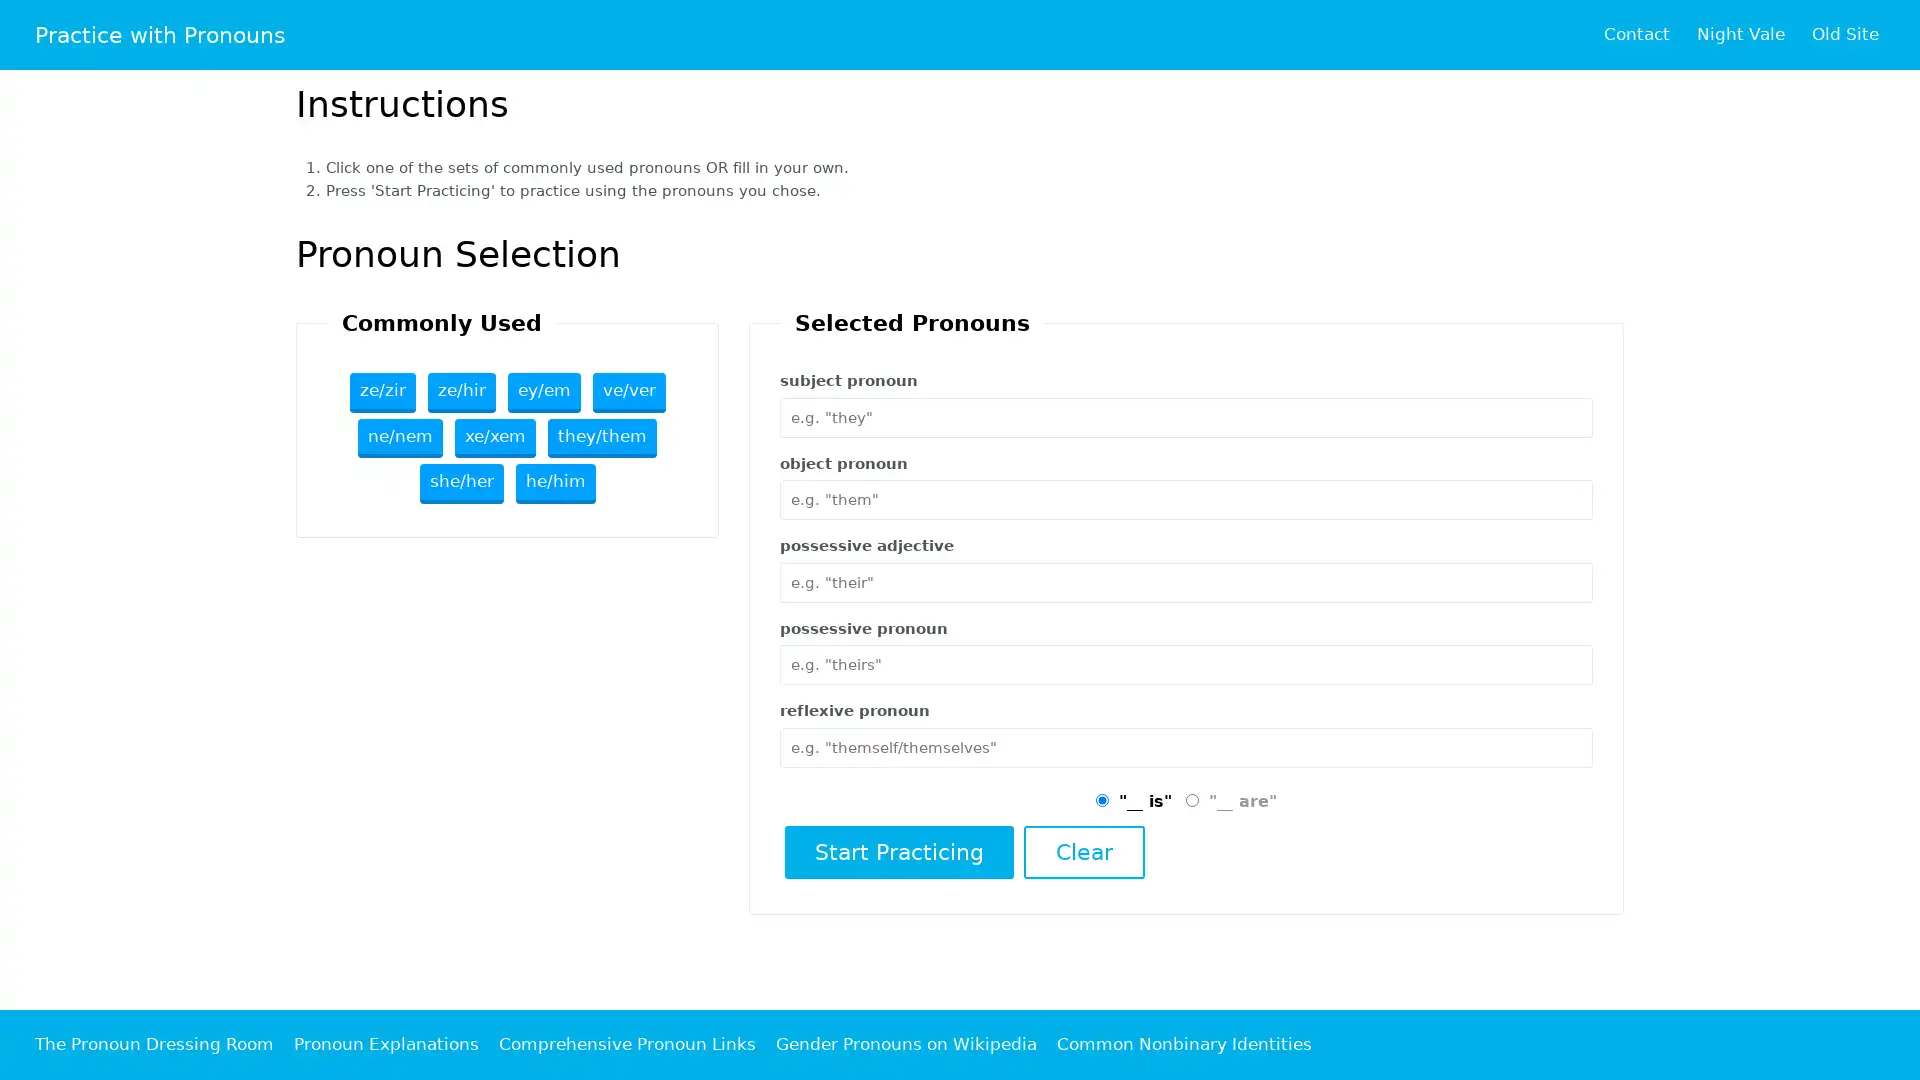 The image size is (1920, 1080). Describe the element at coordinates (1082, 851) in the screenshot. I see `Clear` at that location.